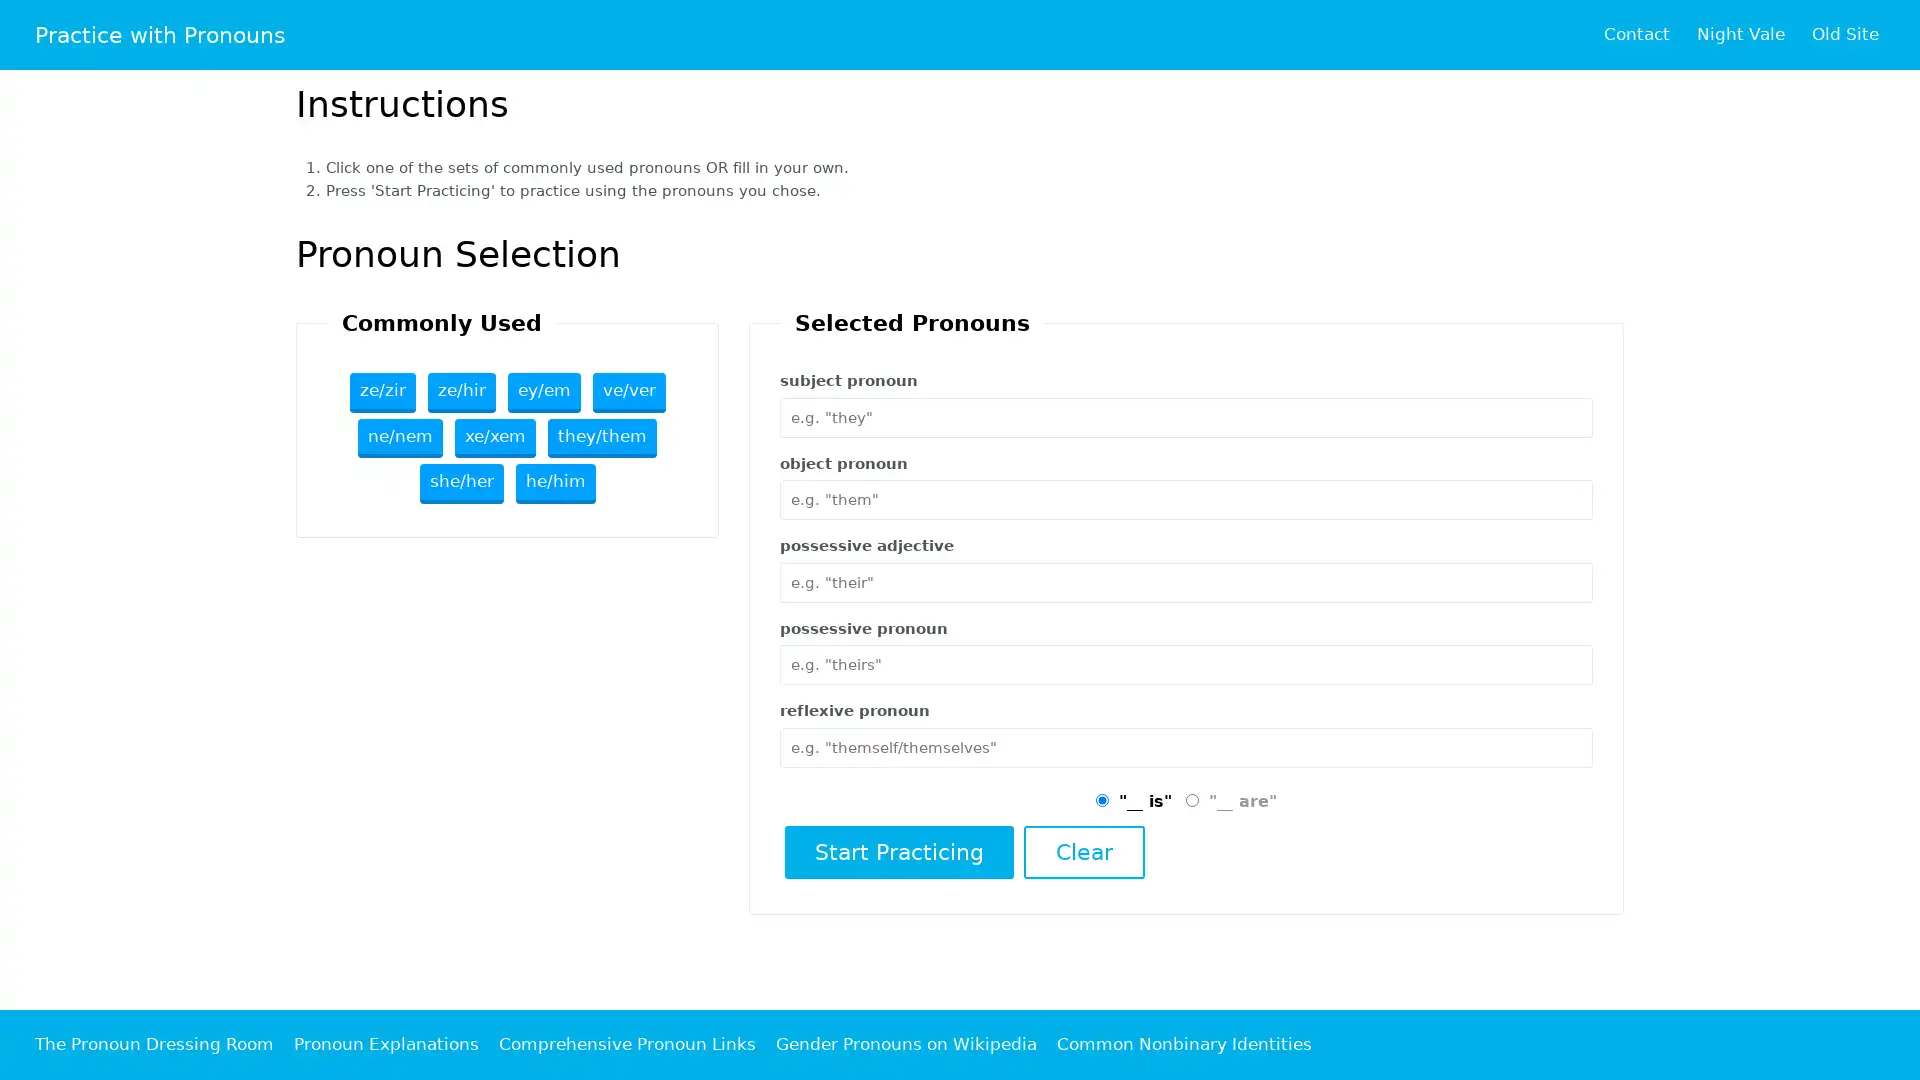 The image size is (1920, 1080). Describe the element at coordinates (1082, 851) in the screenshot. I see `Clear` at that location.